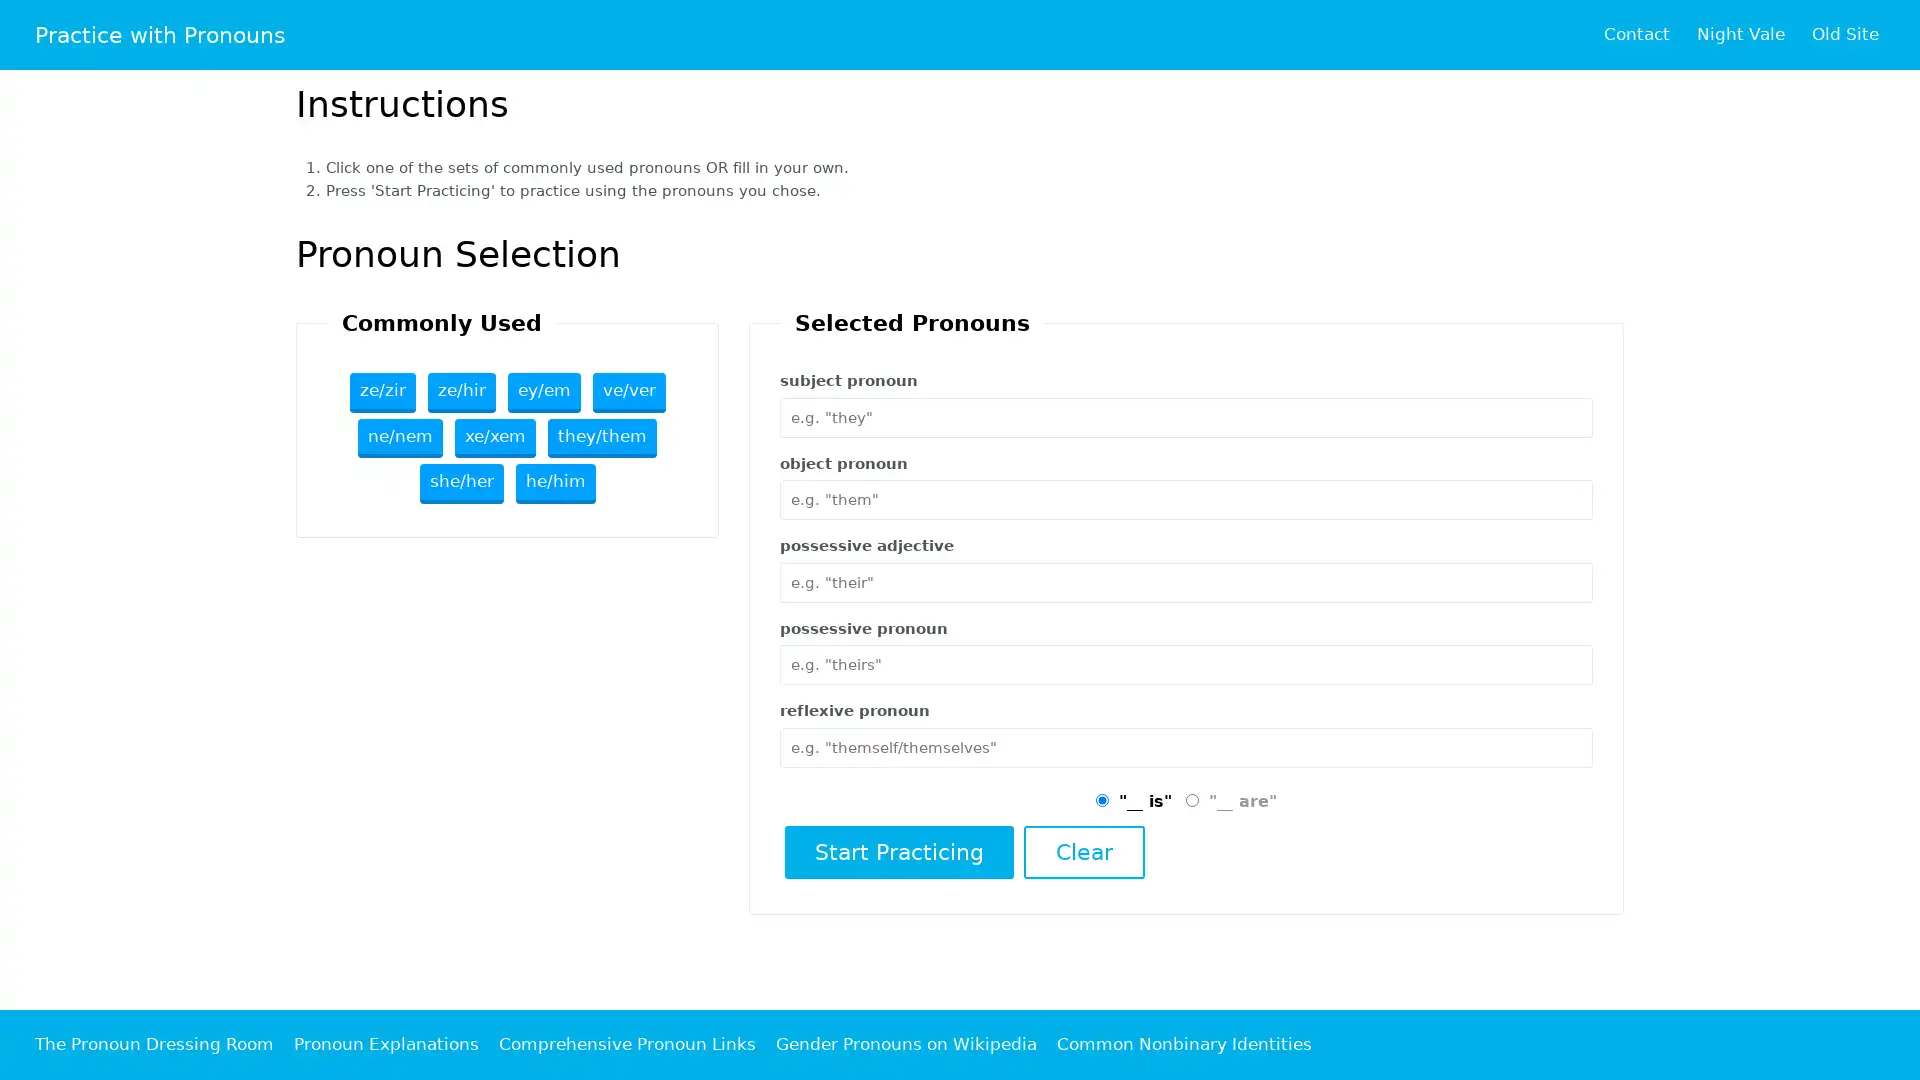 The image size is (1920, 1080). Describe the element at coordinates (1082, 851) in the screenshot. I see `Clear` at that location.